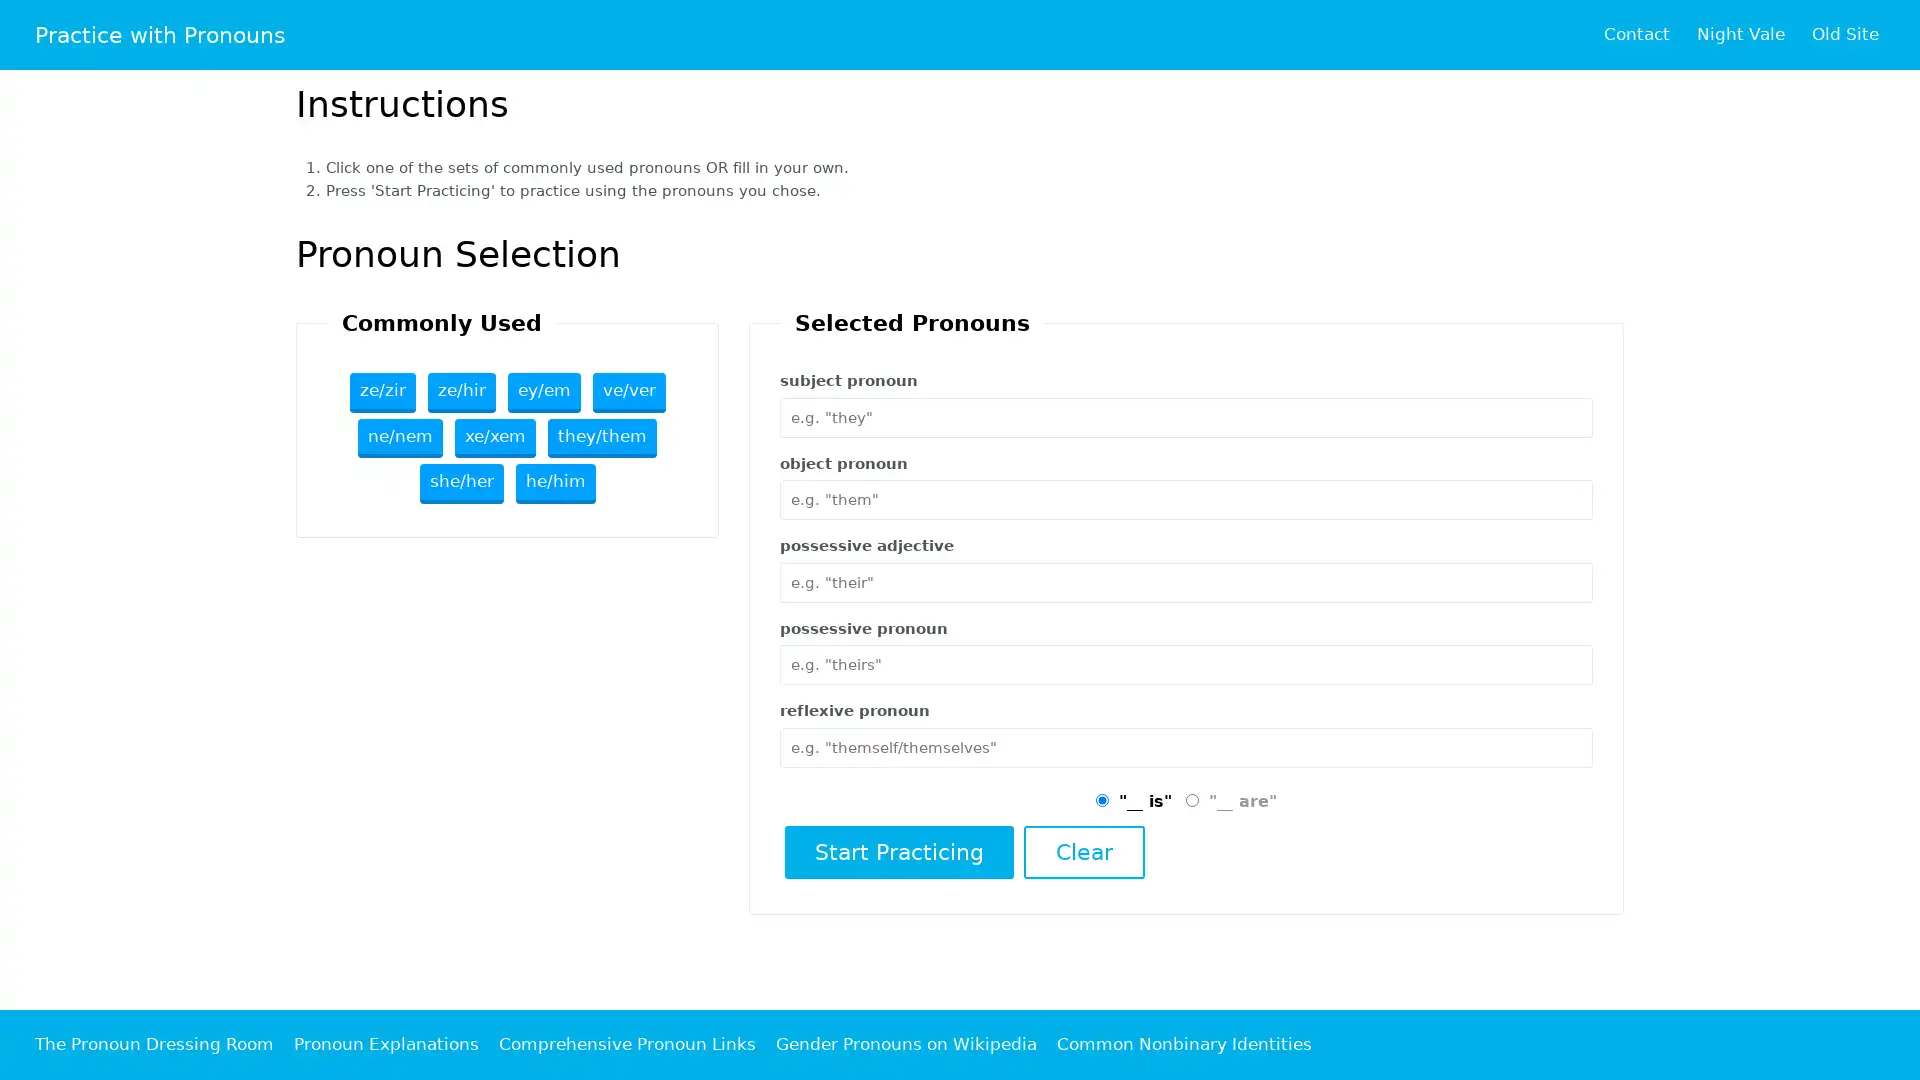 The image size is (1920, 1080). Describe the element at coordinates (1082, 851) in the screenshot. I see `Clear` at that location.